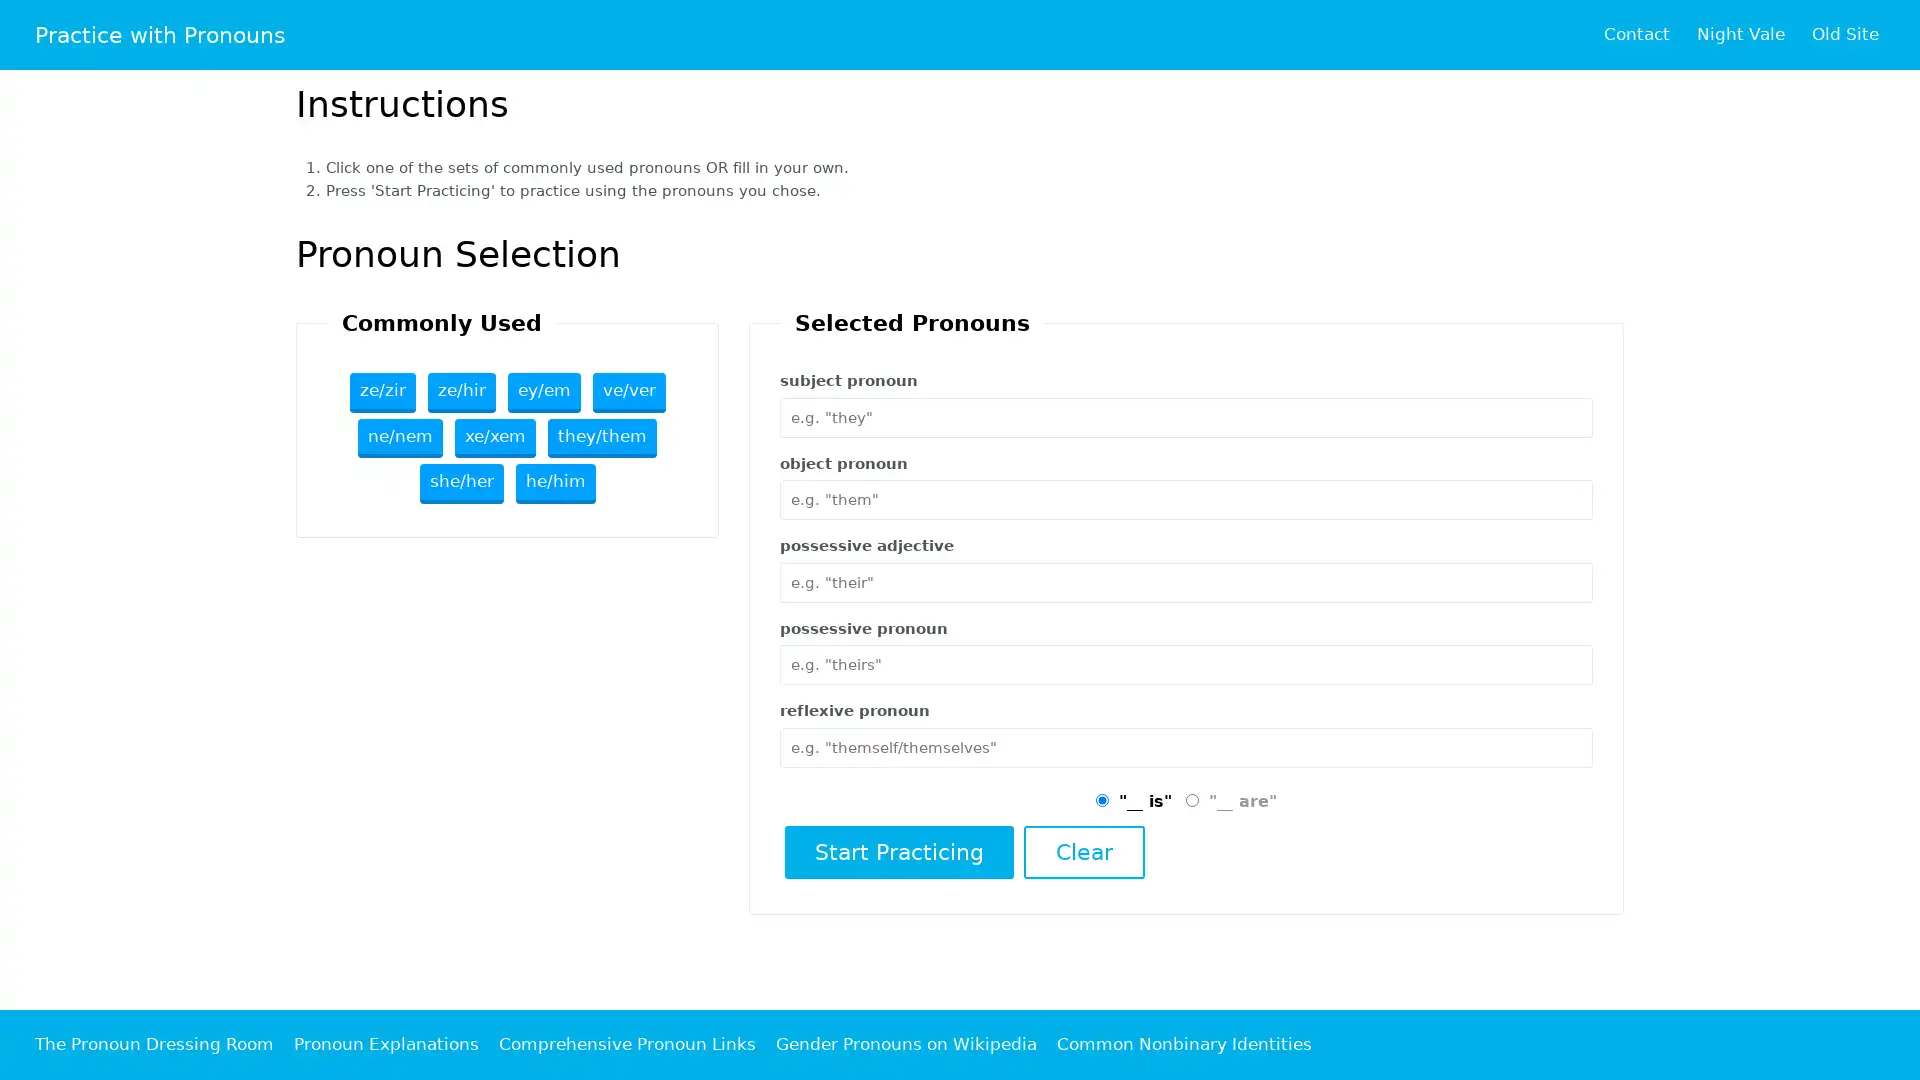 The image size is (1920, 1080). Describe the element at coordinates (1082, 851) in the screenshot. I see `Clear` at that location.